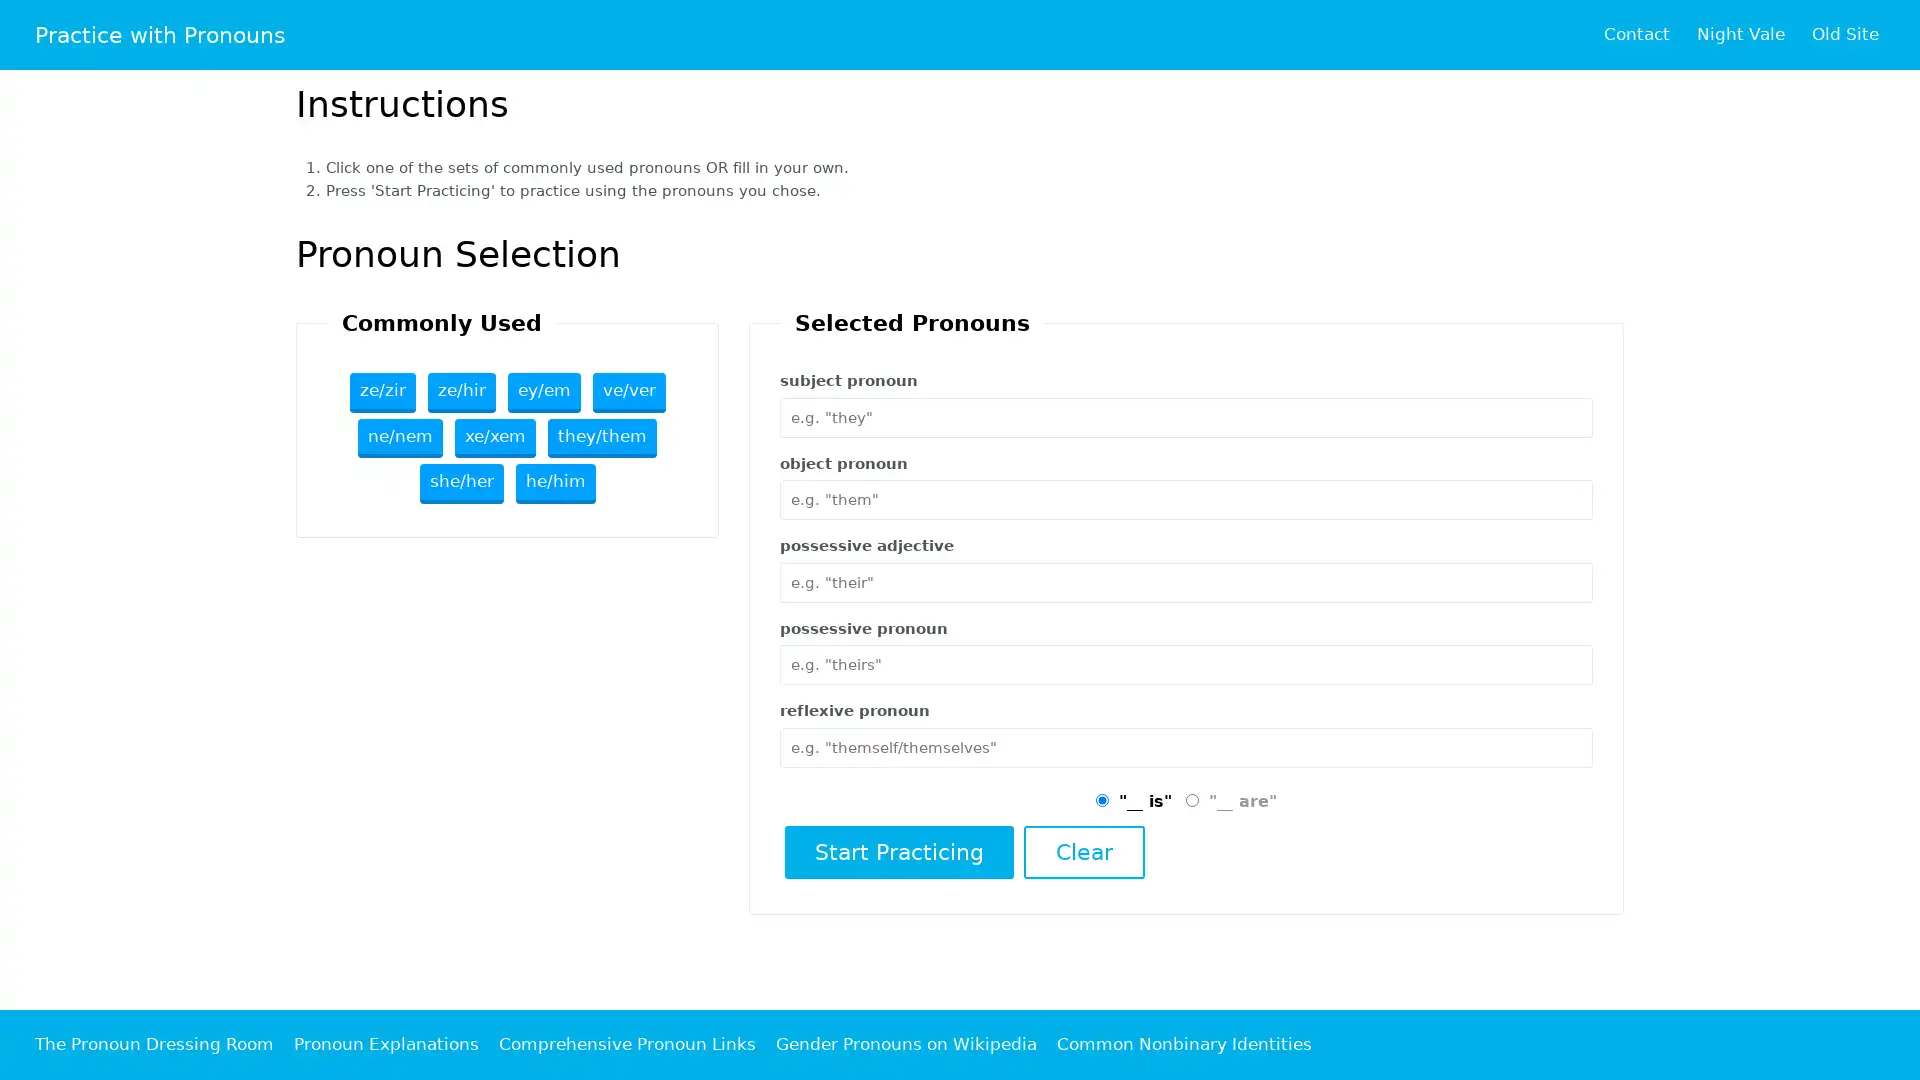 The image size is (1920, 1080). Describe the element at coordinates (1082, 851) in the screenshot. I see `Clear` at that location.